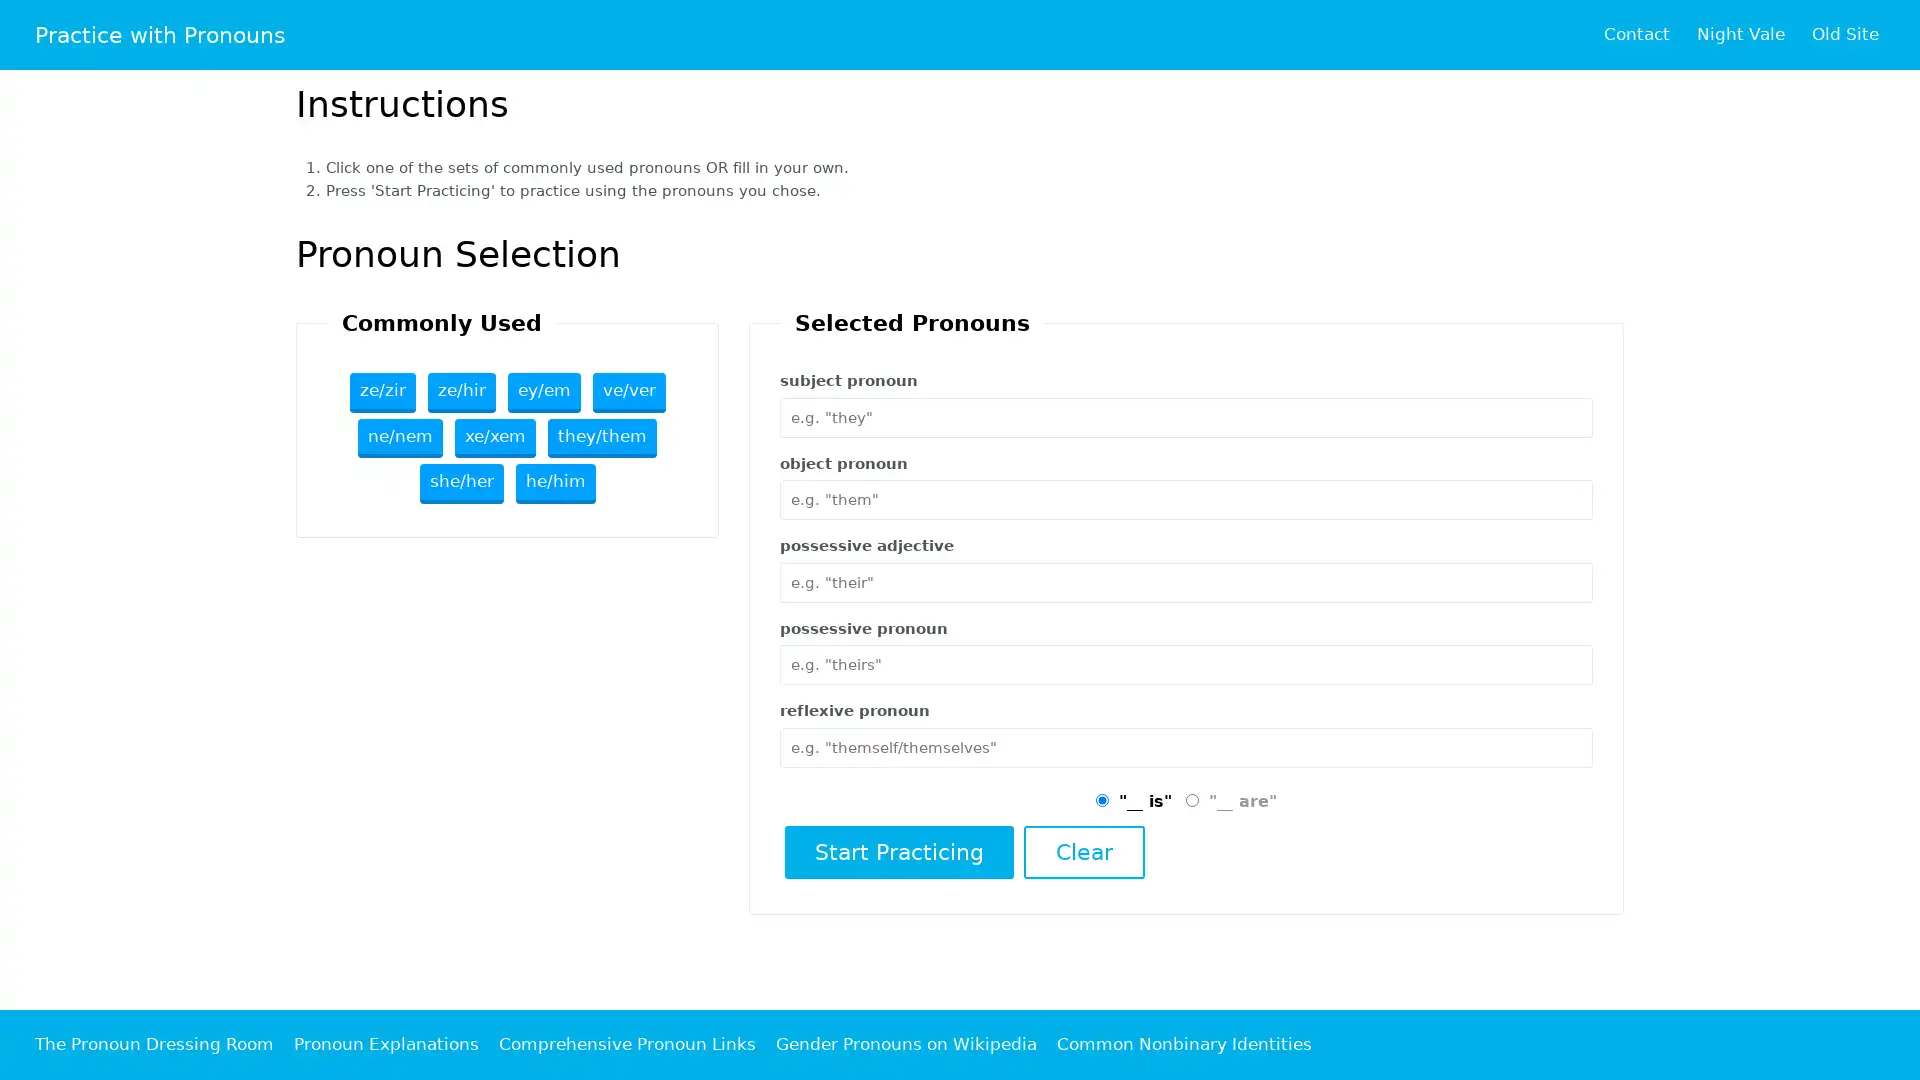 The image size is (1920, 1080). Describe the element at coordinates (1082, 851) in the screenshot. I see `Clear` at that location.